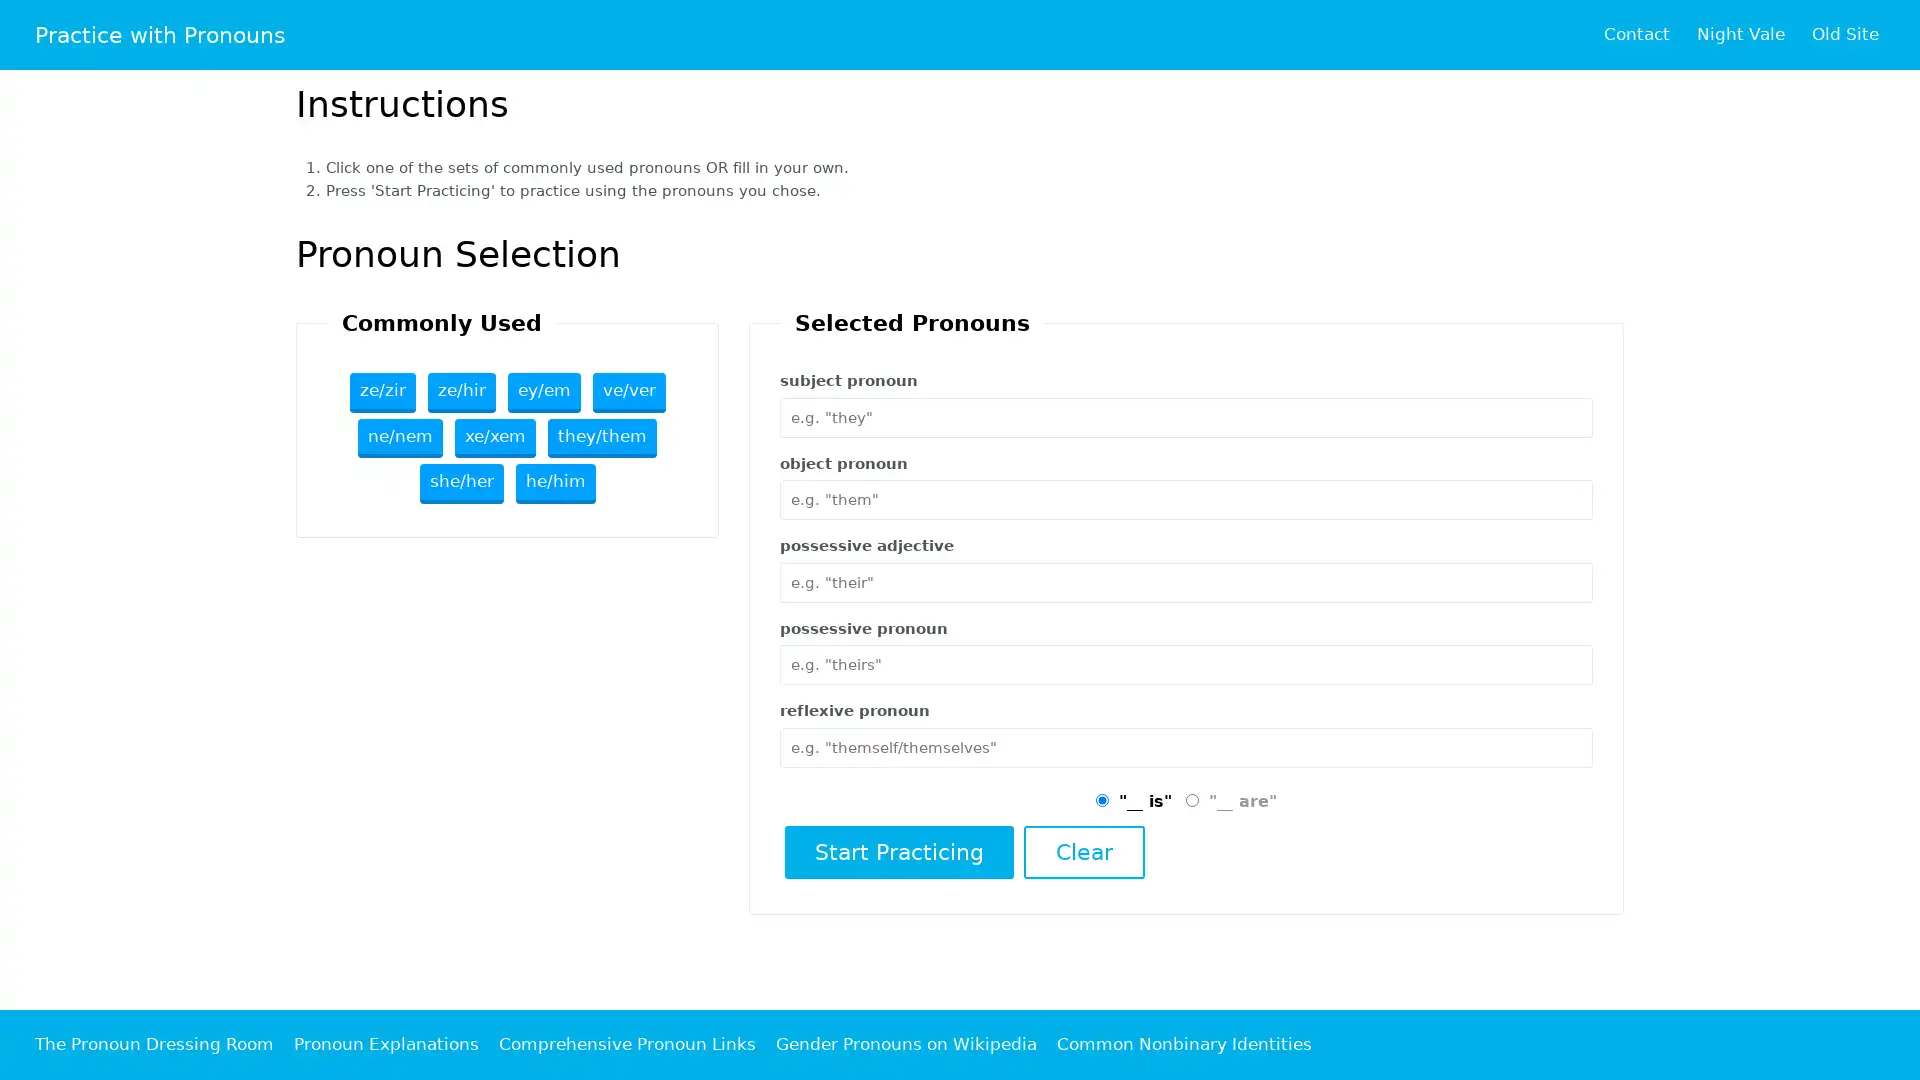 The image size is (1920, 1080). Describe the element at coordinates (1082, 851) in the screenshot. I see `Clear` at that location.